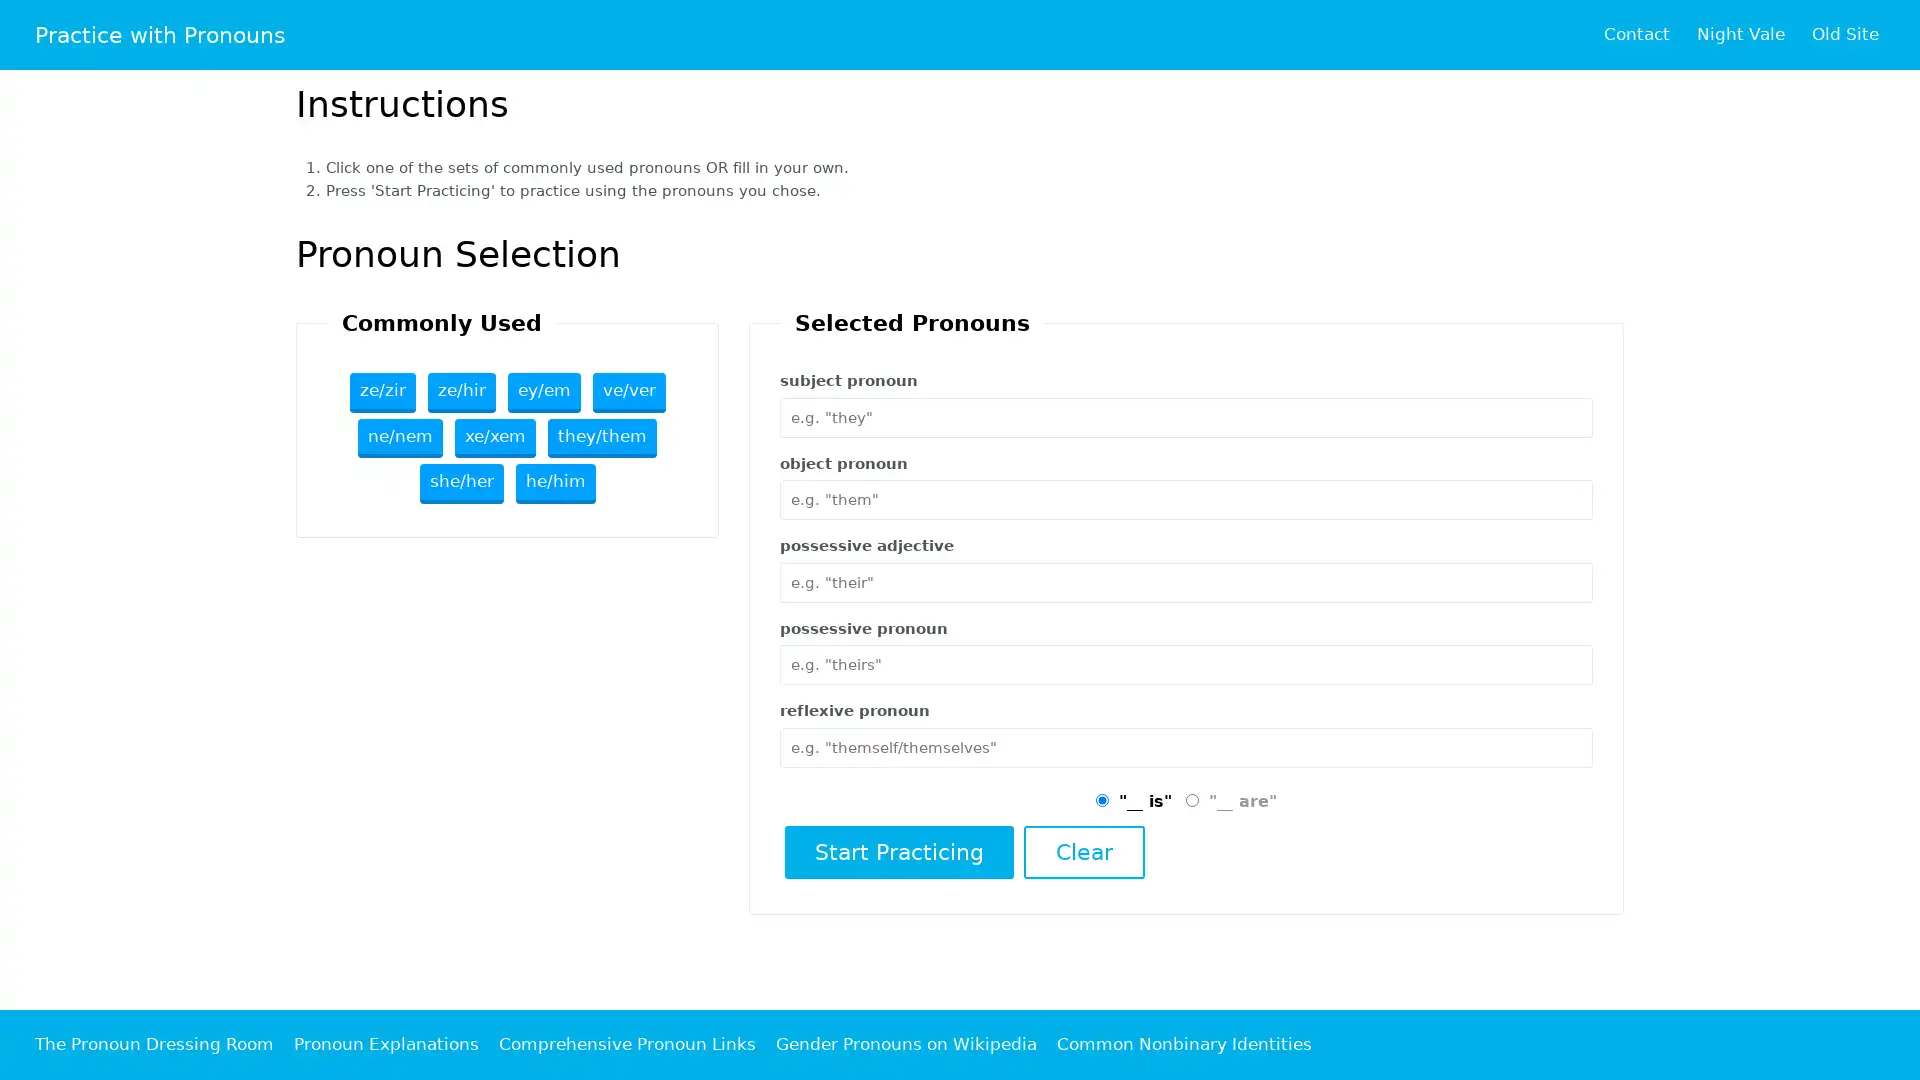 The image size is (1920, 1080). Describe the element at coordinates (1082, 851) in the screenshot. I see `Clear` at that location.